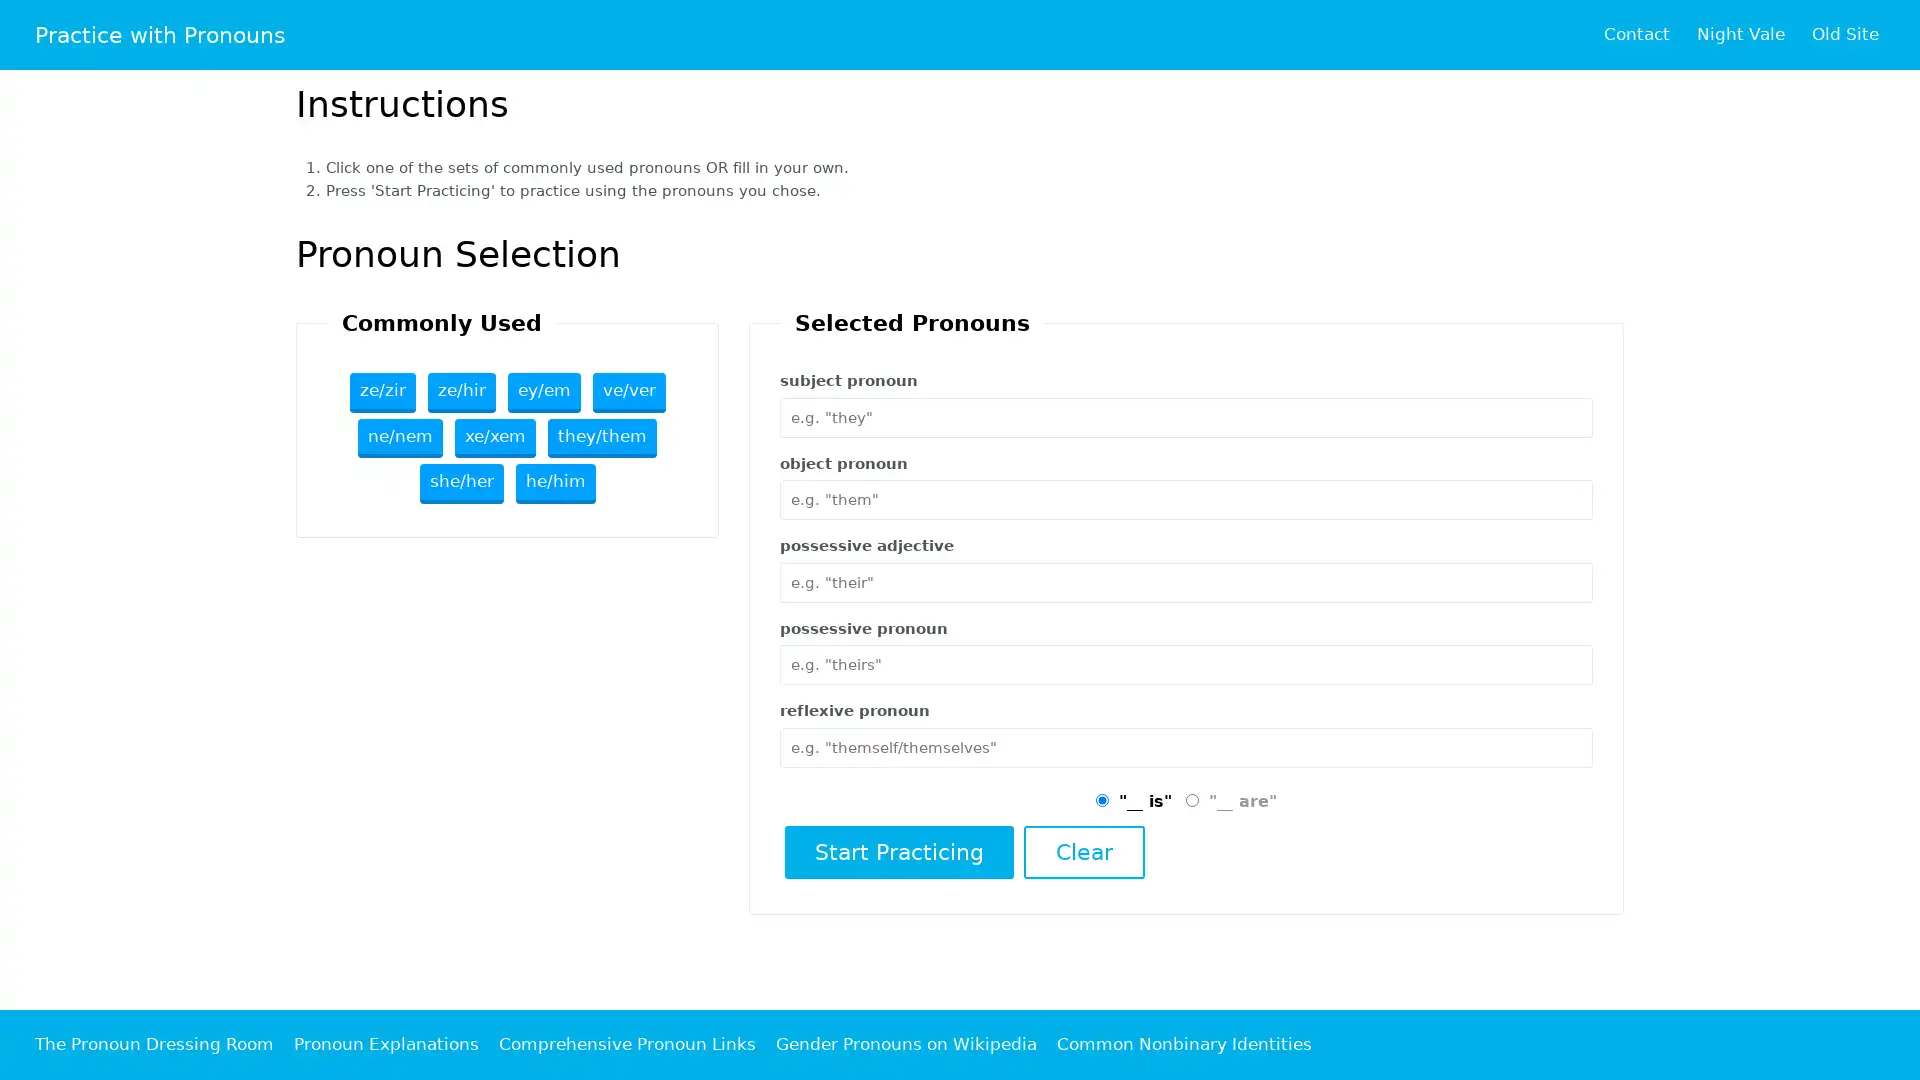 The image size is (1920, 1080). Describe the element at coordinates (1082, 851) in the screenshot. I see `Clear` at that location.